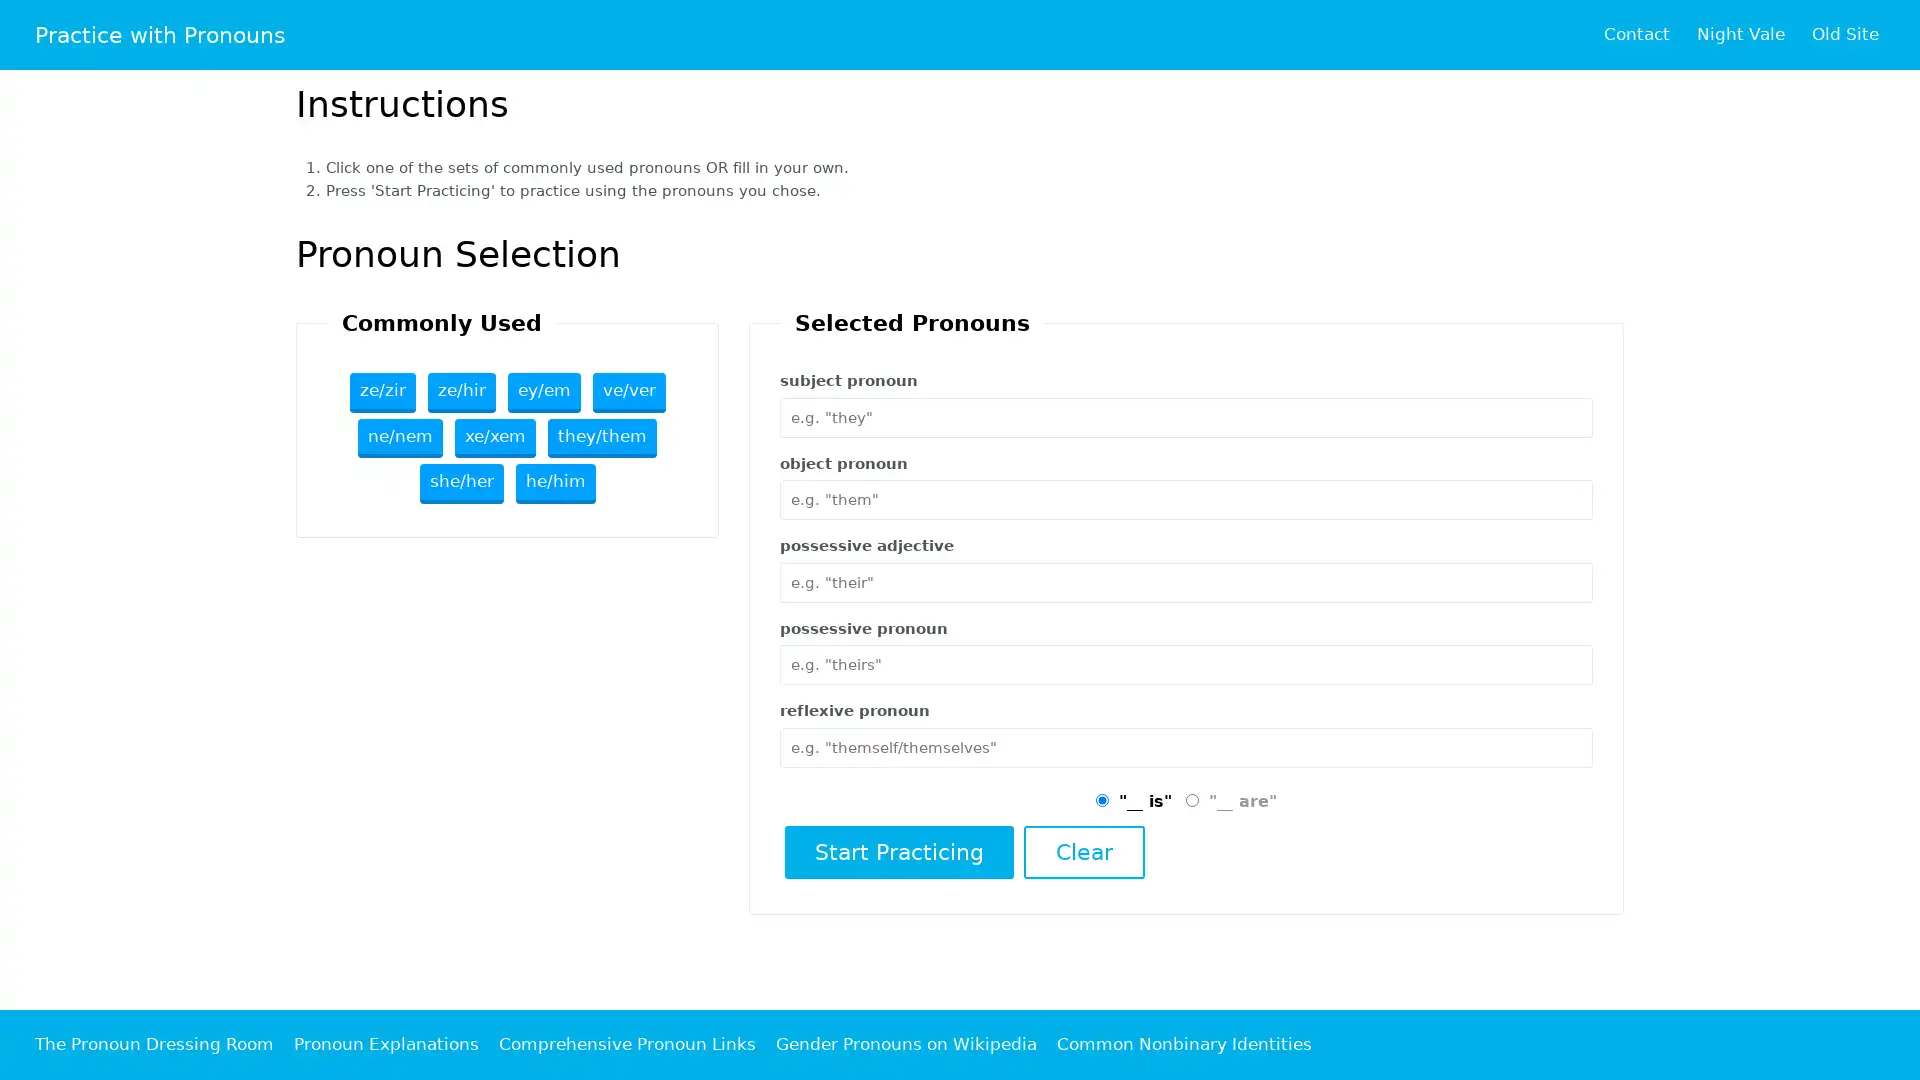 The image size is (1920, 1080). Describe the element at coordinates (1082, 851) in the screenshot. I see `Clear` at that location.